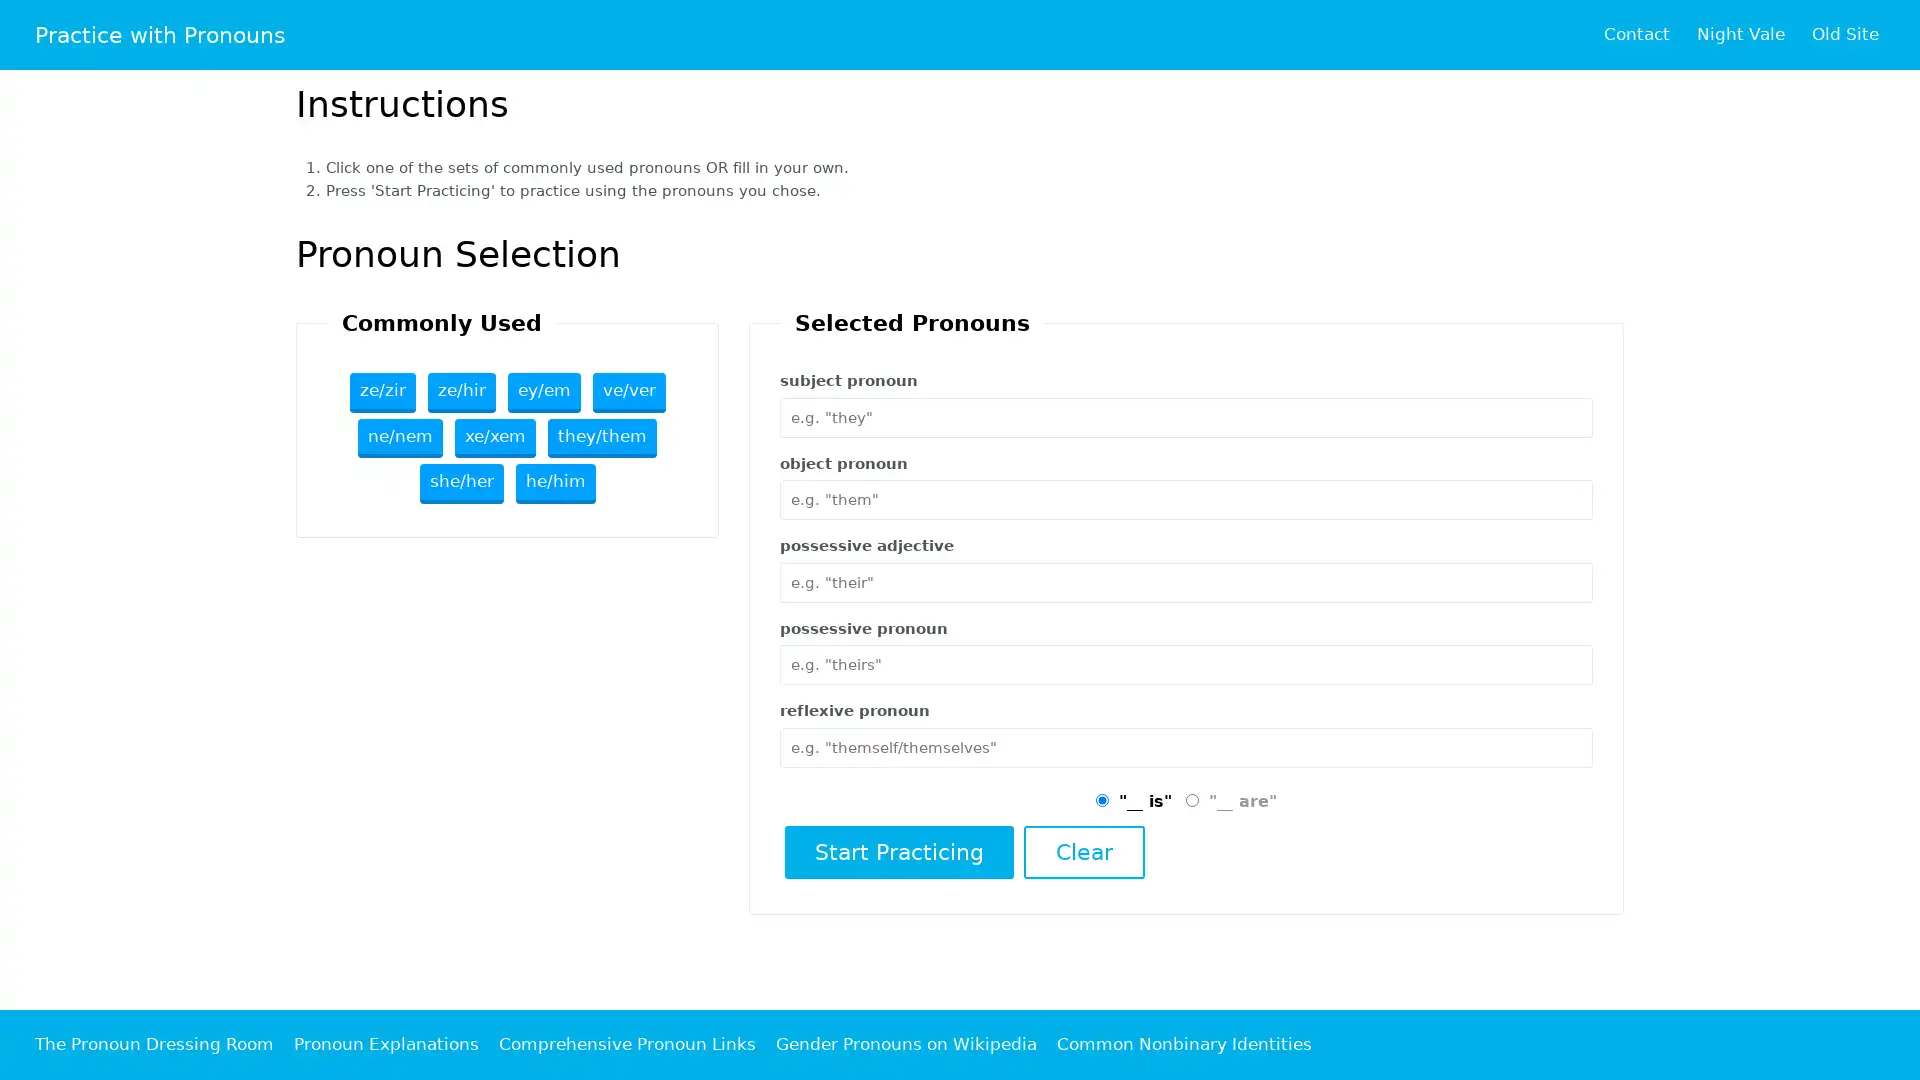 The image size is (1920, 1080). Describe the element at coordinates (1082, 851) in the screenshot. I see `Clear` at that location.